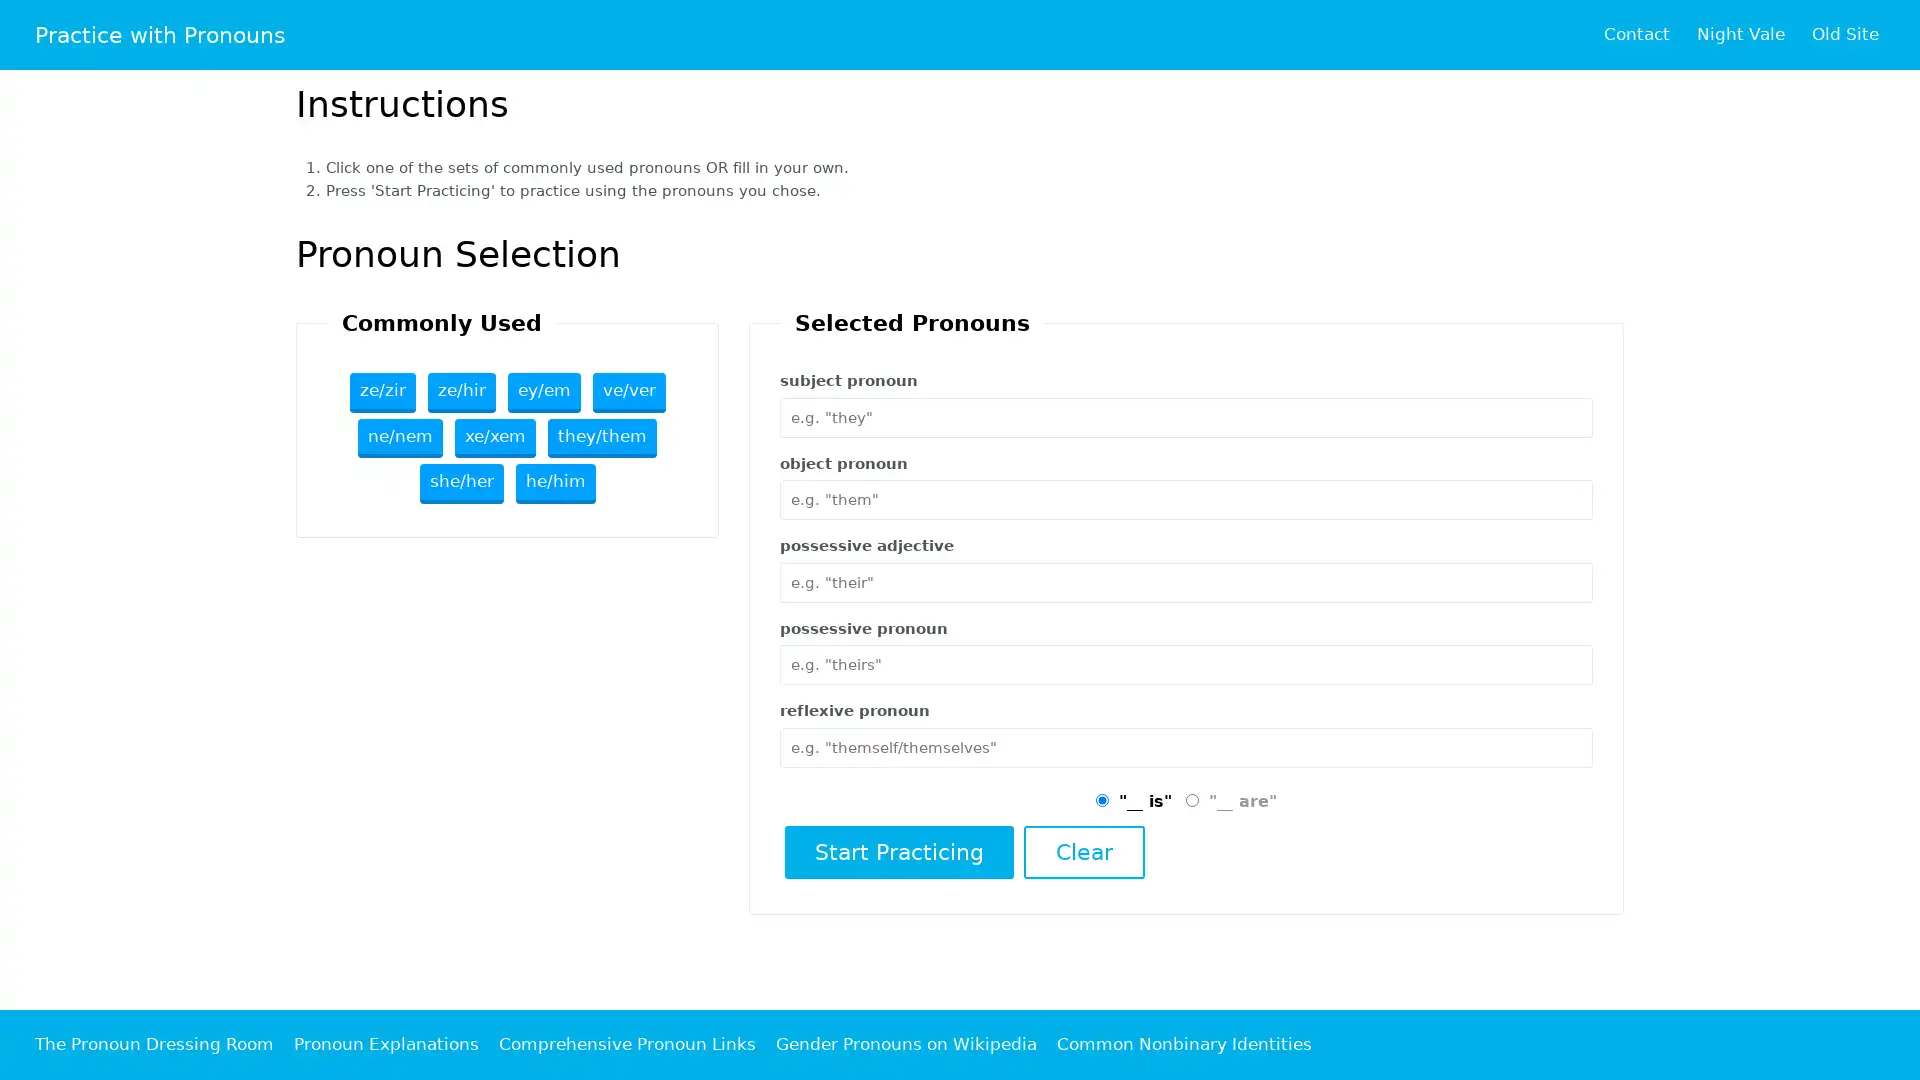 The image size is (1920, 1080). Describe the element at coordinates (1082, 851) in the screenshot. I see `Clear` at that location.